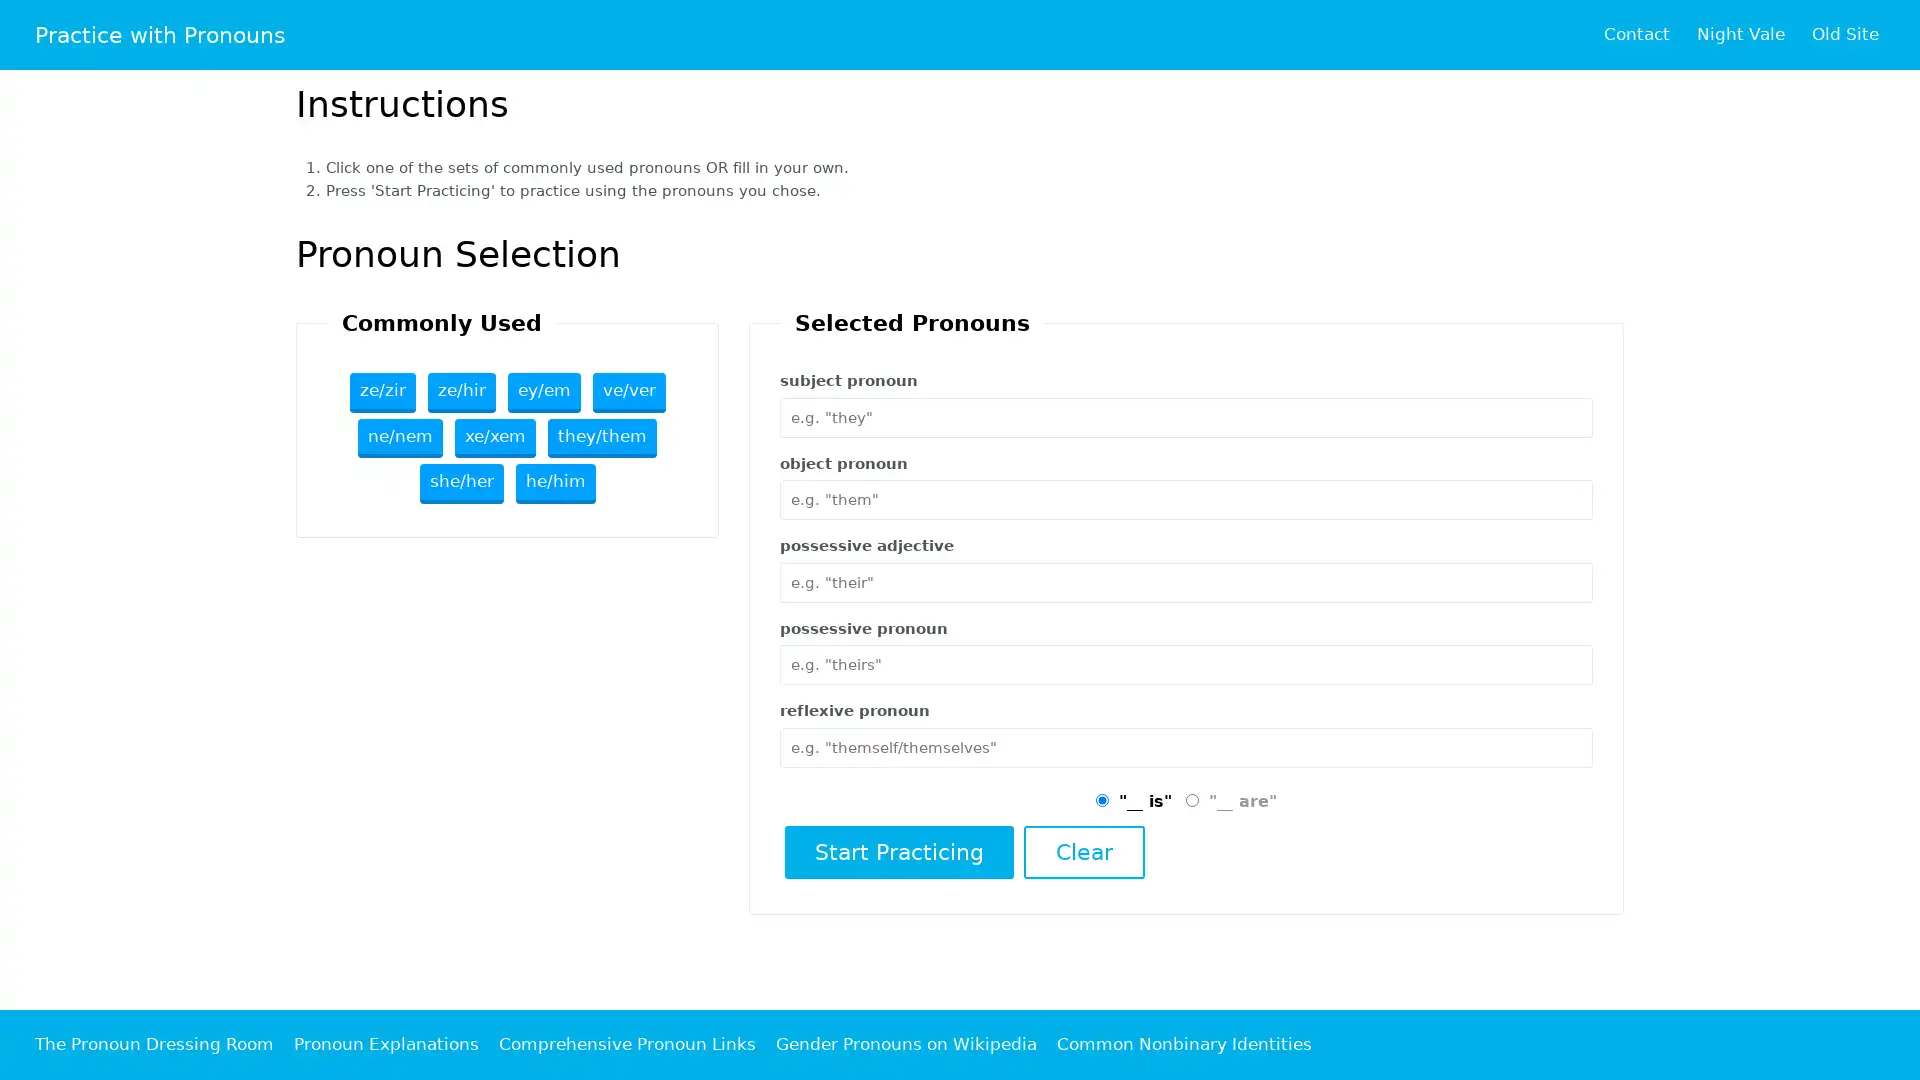 The image size is (1920, 1080). Describe the element at coordinates (1082, 851) in the screenshot. I see `Clear` at that location.